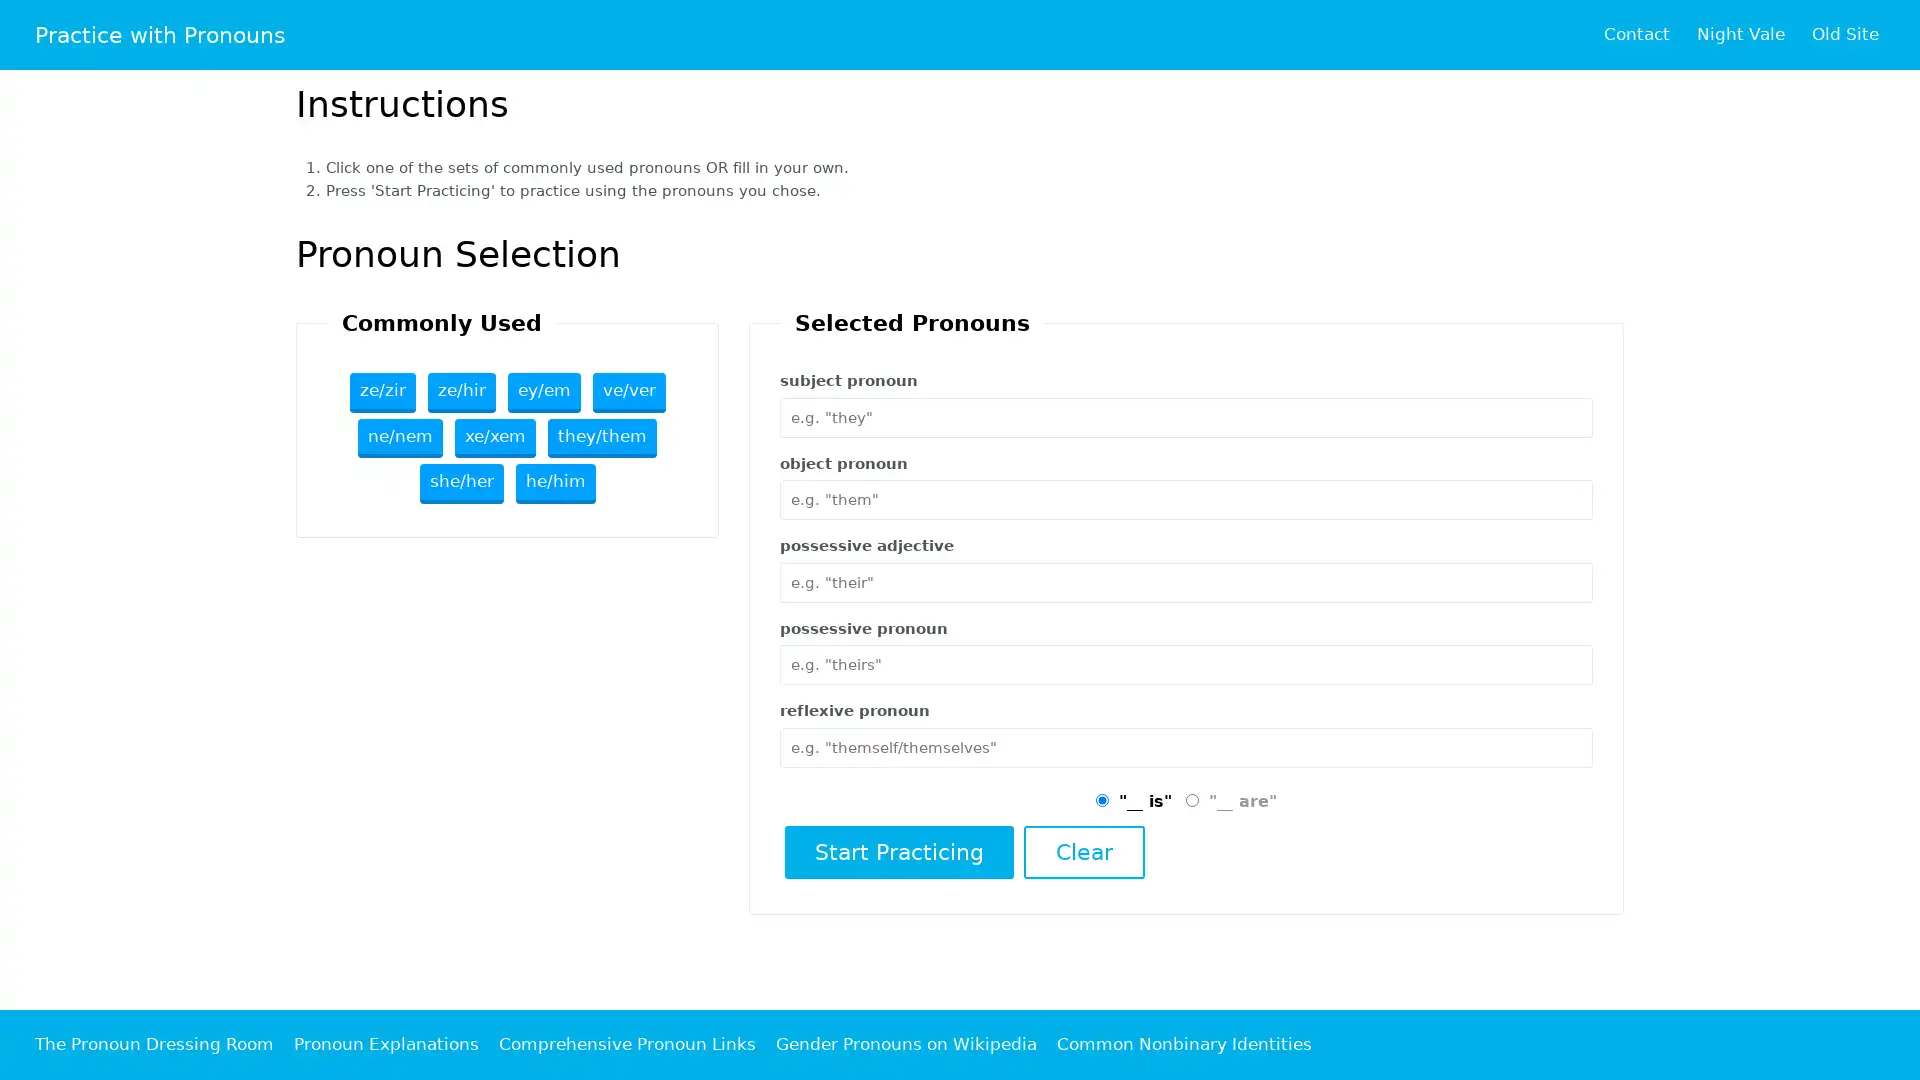 The image size is (1920, 1080). Describe the element at coordinates (1082, 851) in the screenshot. I see `Clear` at that location.